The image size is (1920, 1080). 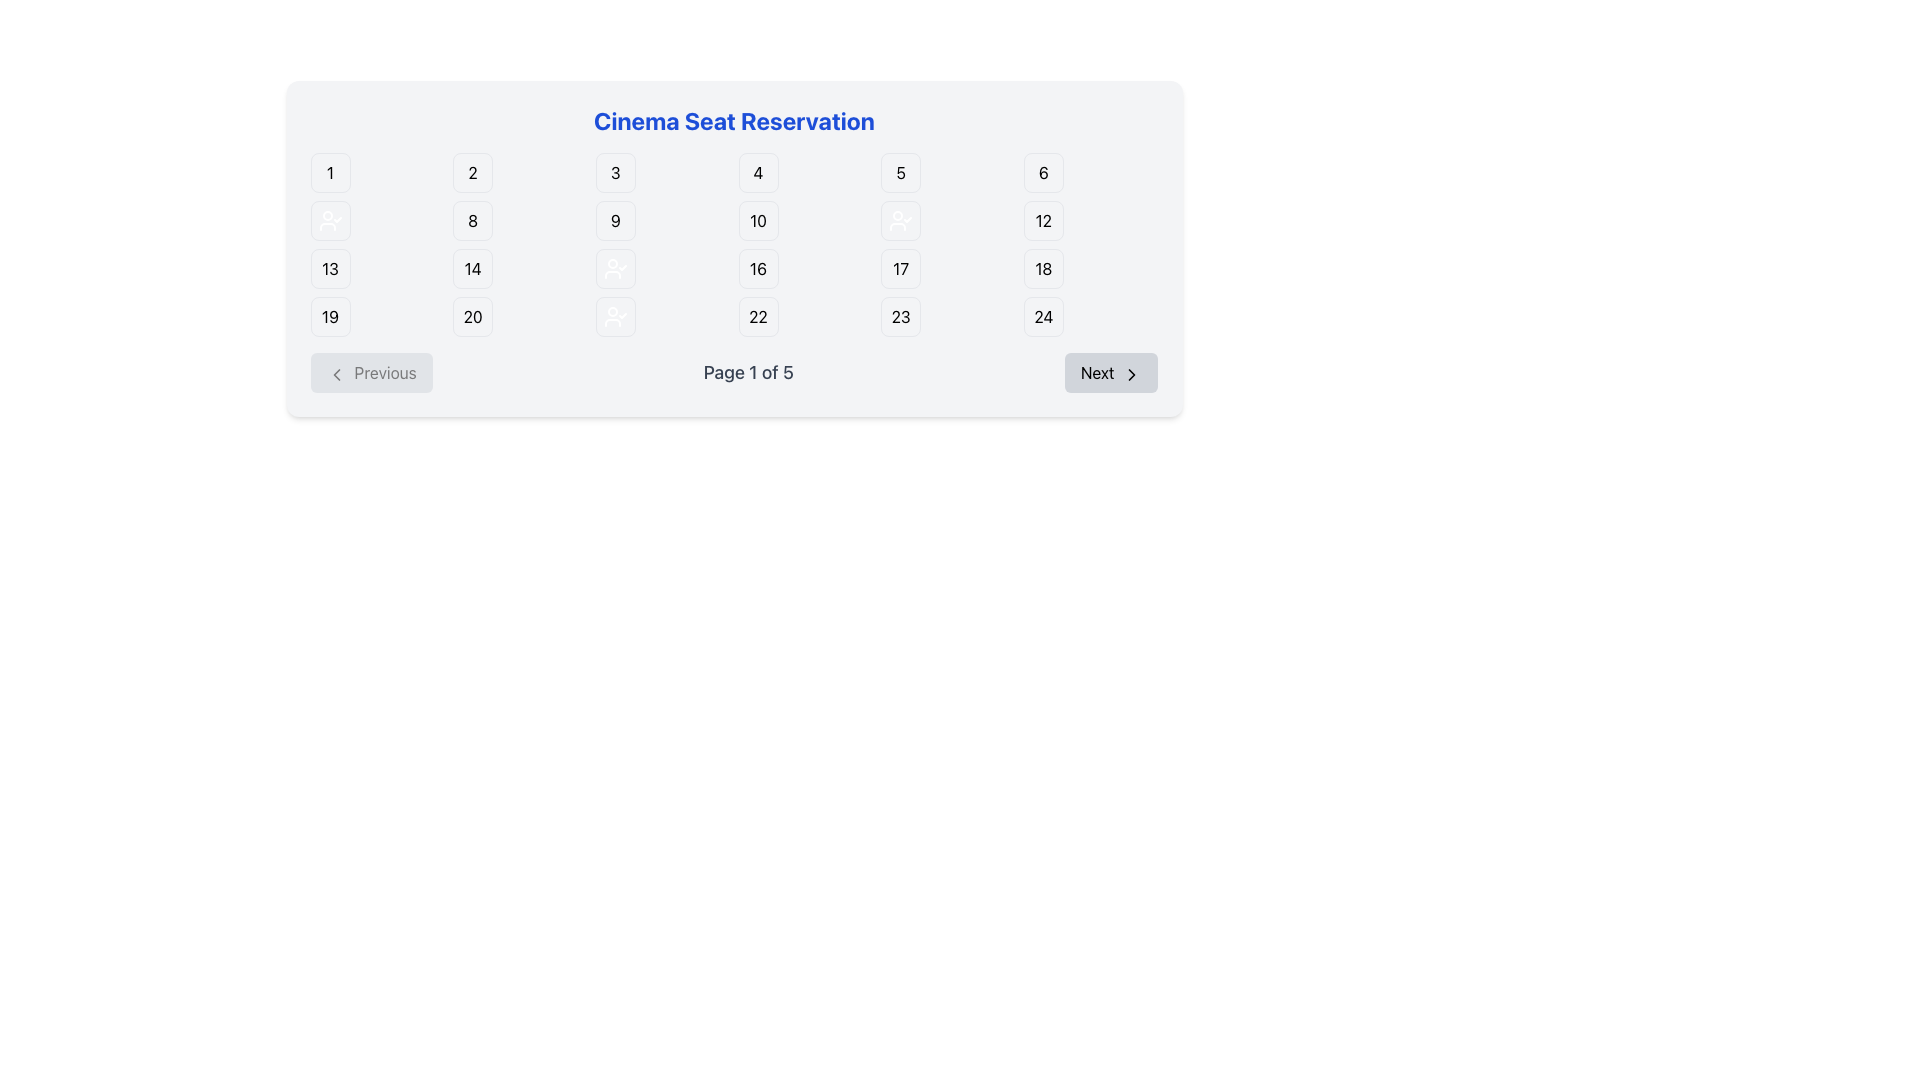 What do you see at coordinates (330, 268) in the screenshot?
I see `the selectable seat button displaying the seat number in the cinema seat reservation system, located in the third row and first column of the grid` at bounding box center [330, 268].